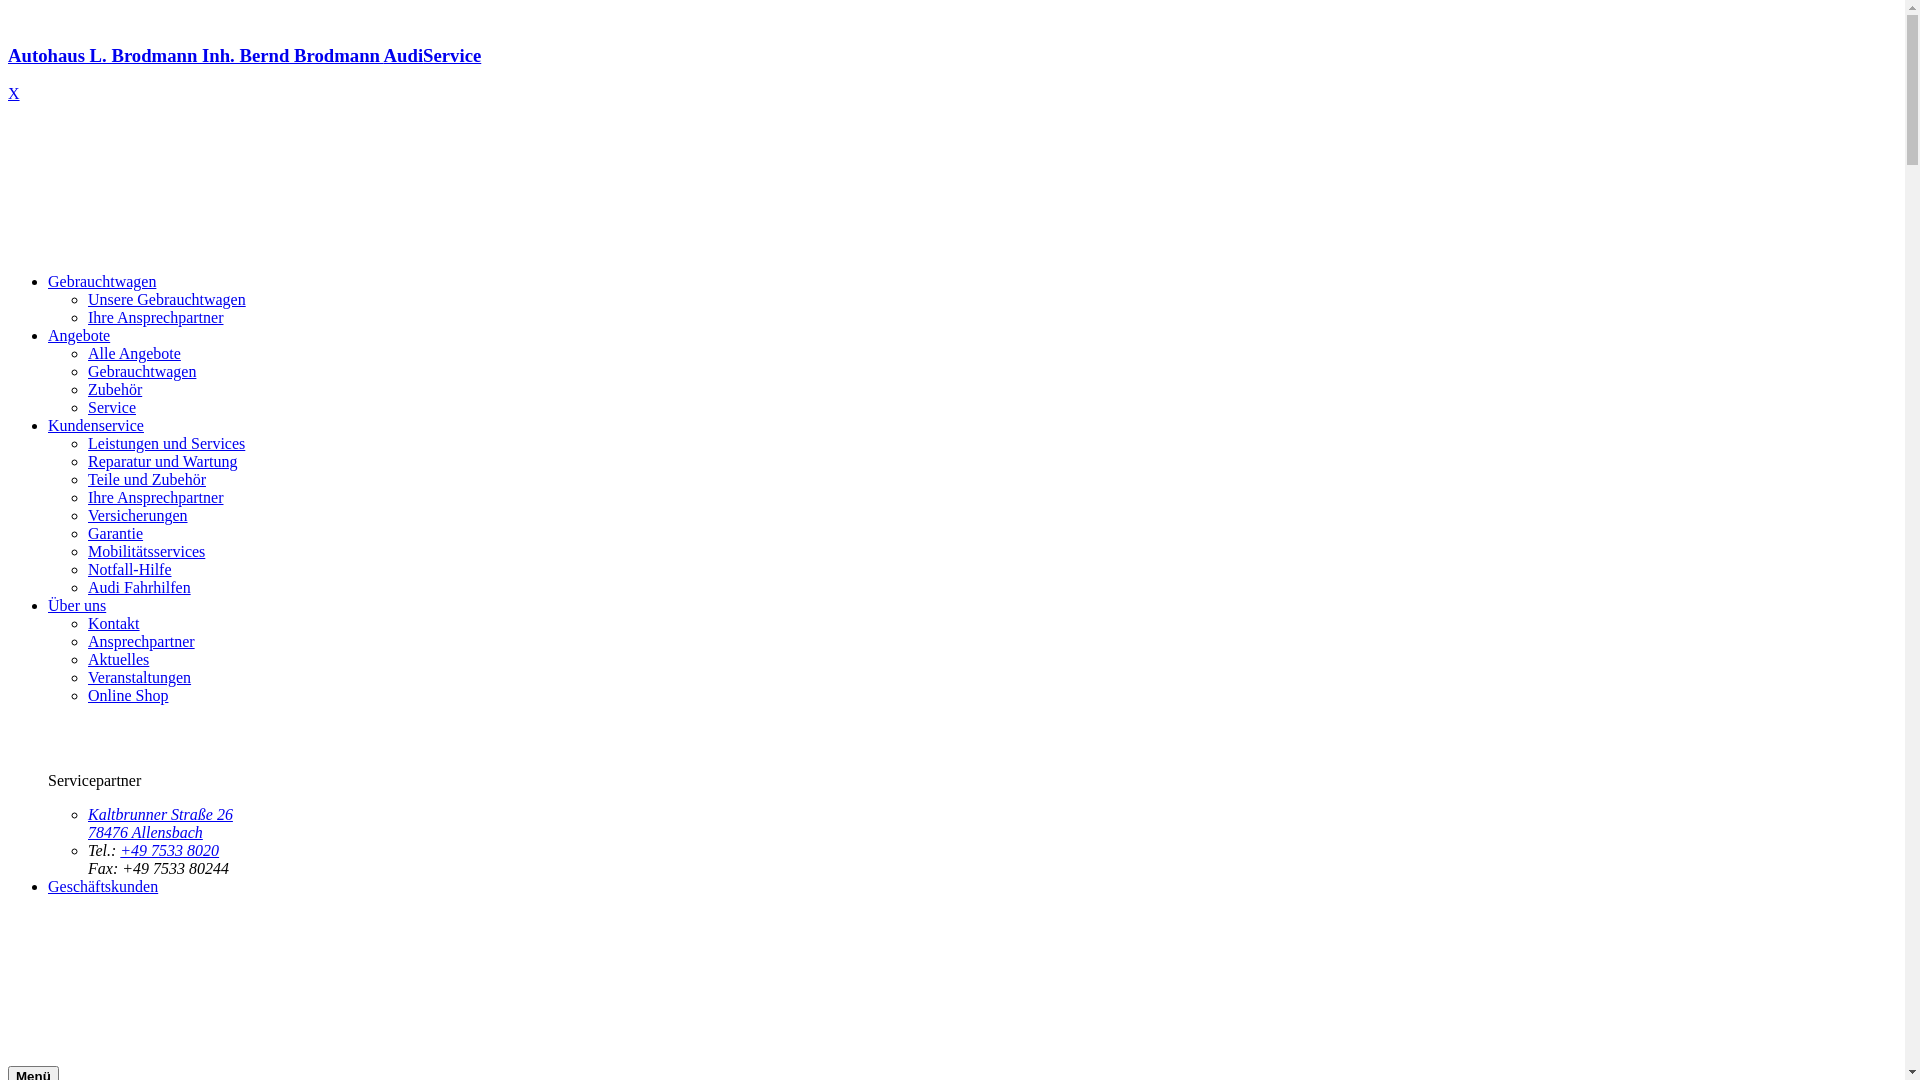 The image size is (1920, 1080). What do you see at coordinates (86, 299) in the screenshot?
I see `'Unsere Gebrauchtwagen'` at bounding box center [86, 299].